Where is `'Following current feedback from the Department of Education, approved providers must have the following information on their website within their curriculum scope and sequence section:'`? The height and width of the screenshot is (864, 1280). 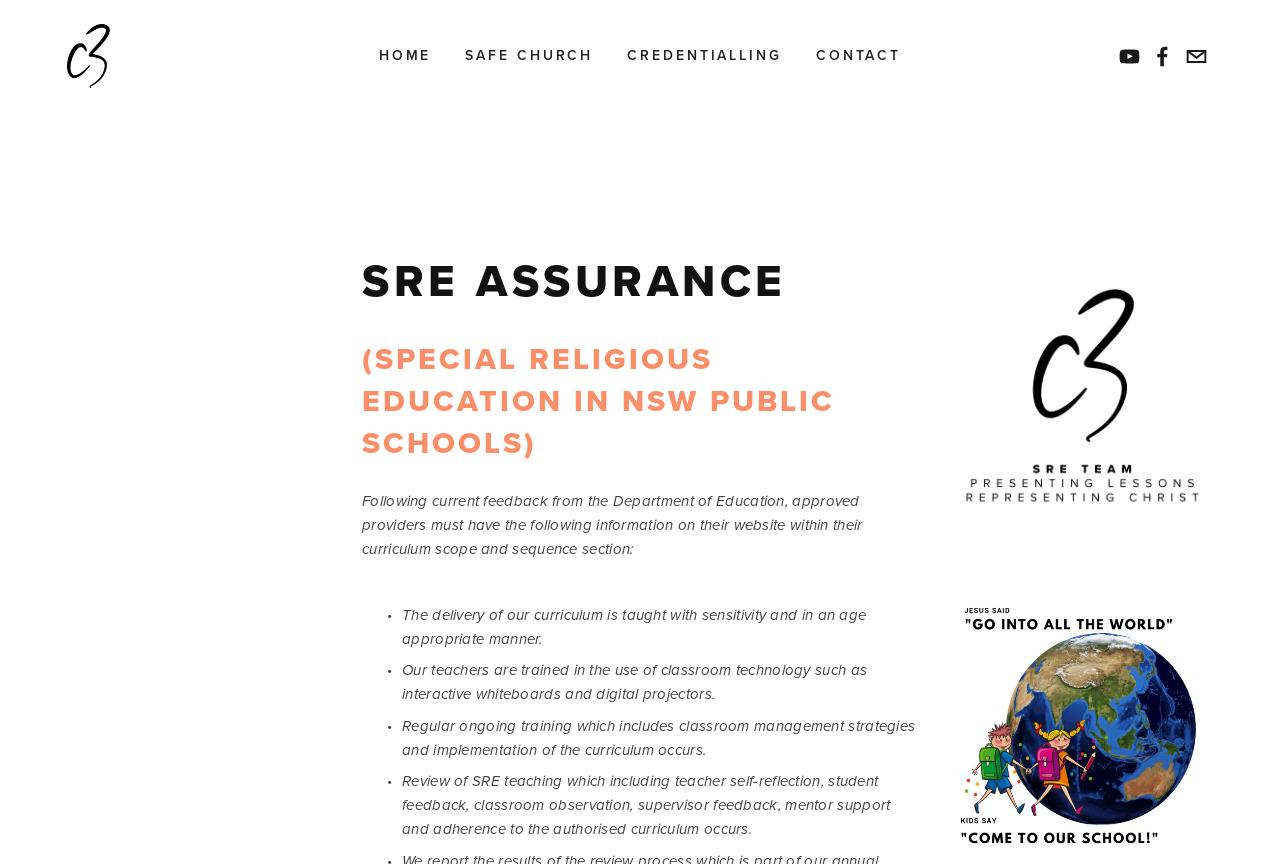 'Following current feedback from the Department of Education, approved providers must have the following information on their website within their curriculum scope and sequence section:' is located at coordinates (613, 524).